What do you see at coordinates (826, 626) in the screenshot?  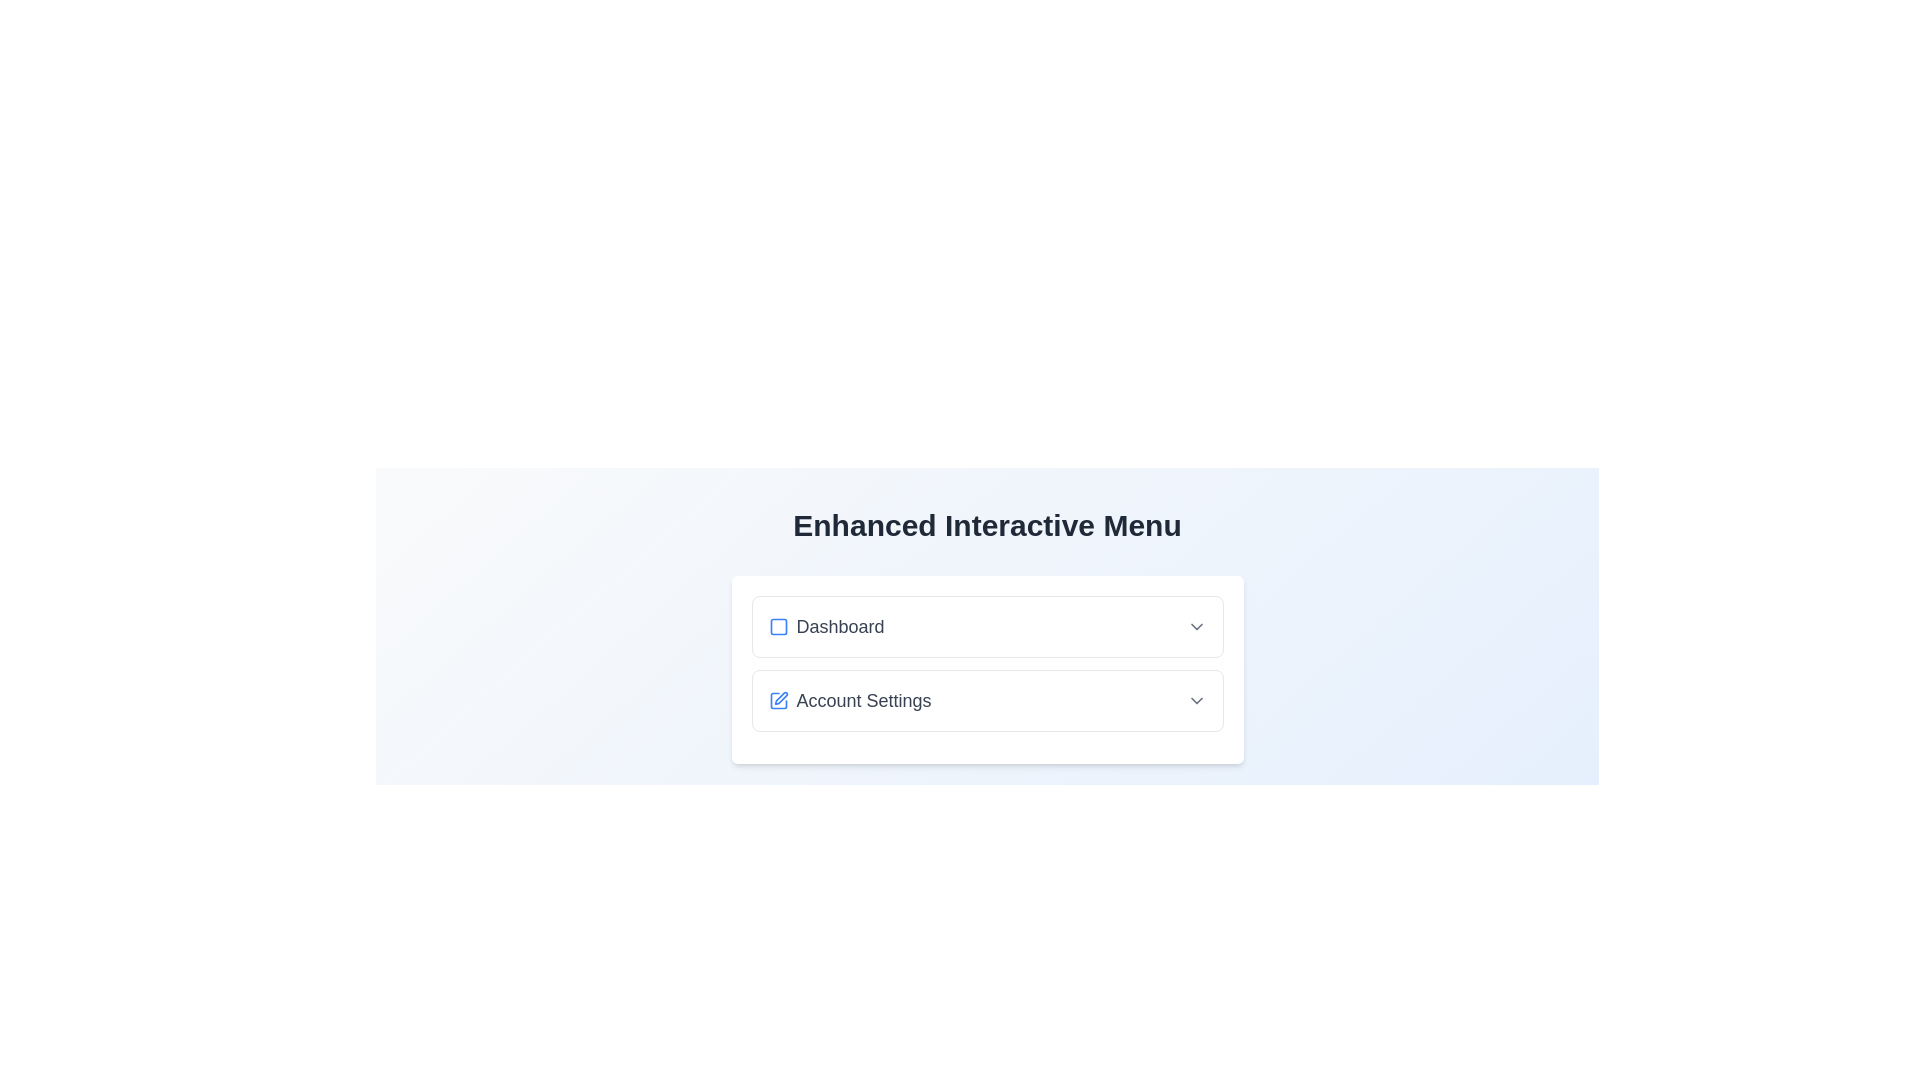 I see `the 'Dashboard' label in the navigation menu` at bounding box center [826, 626].